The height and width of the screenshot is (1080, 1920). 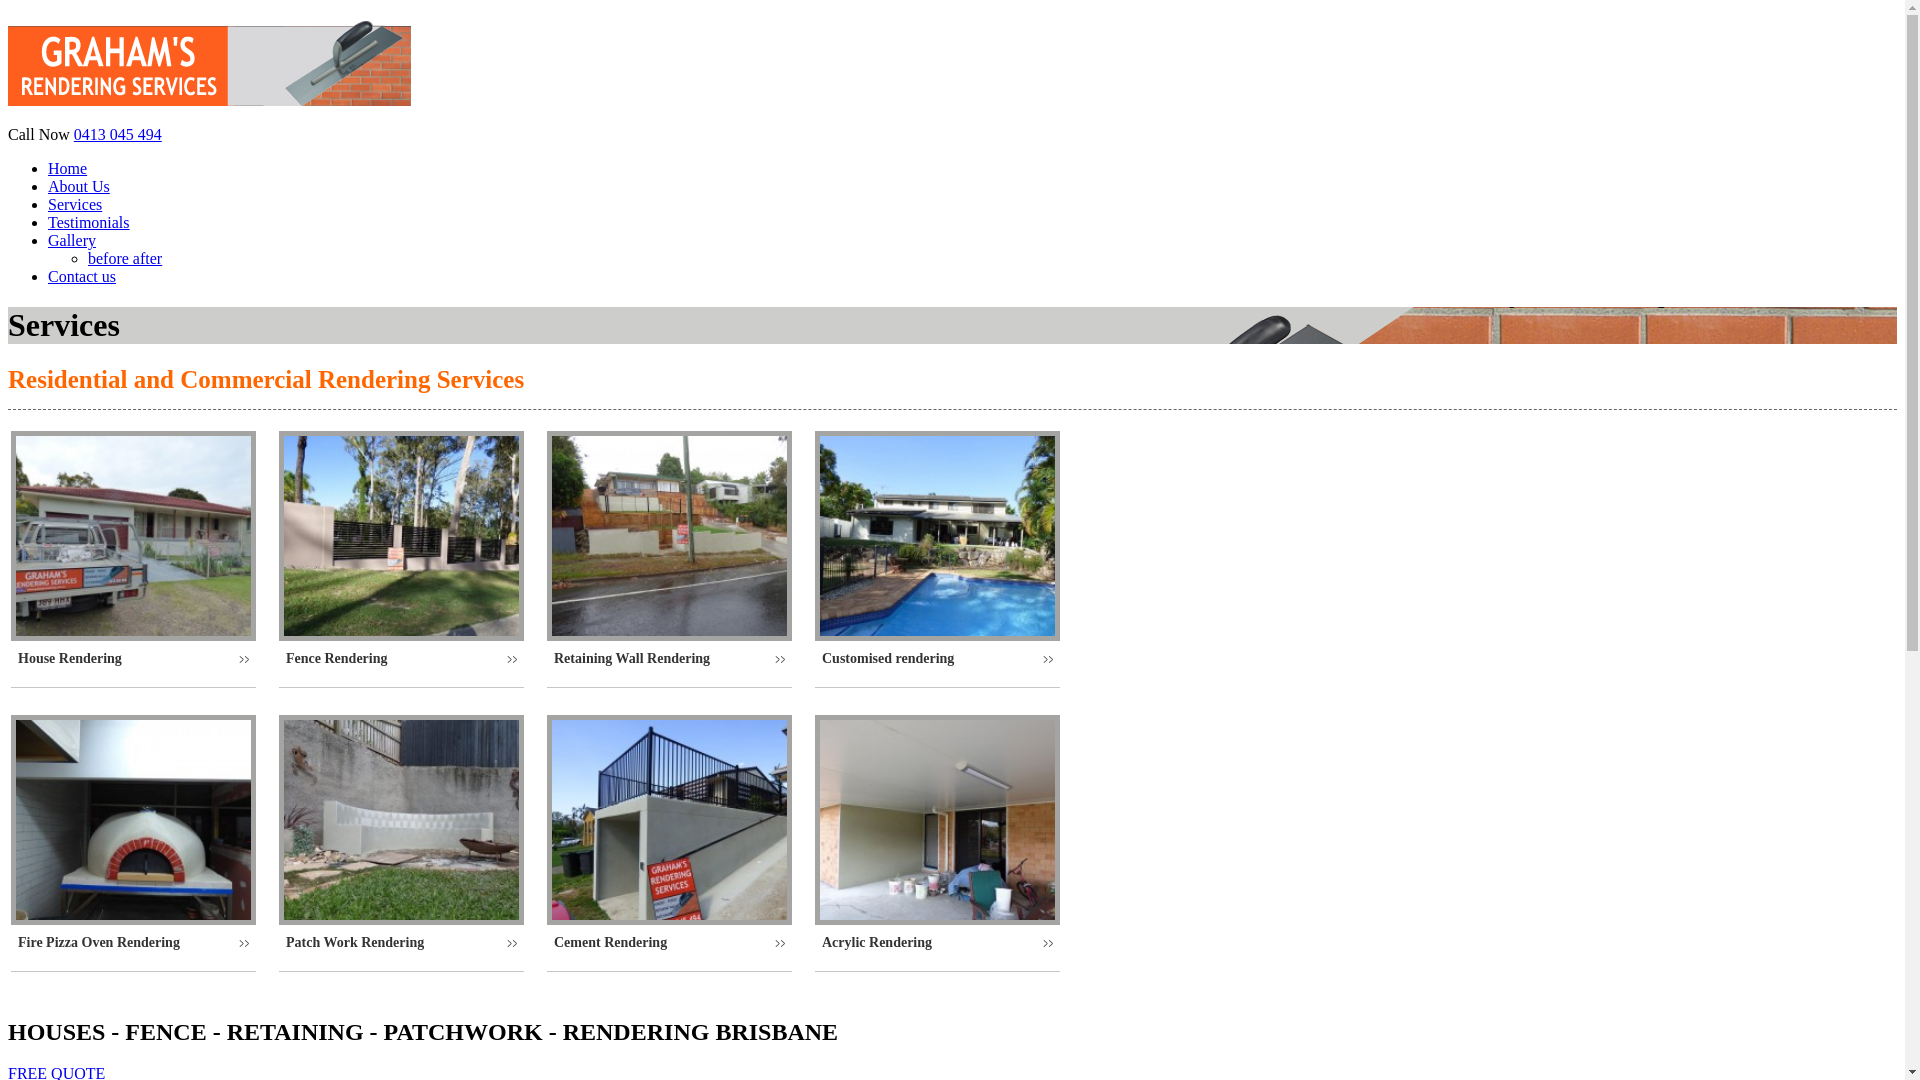 What do you see at coordinates (78, 186) in the screenshot?
I see `'About Us'` at bounding box center [78, 186].